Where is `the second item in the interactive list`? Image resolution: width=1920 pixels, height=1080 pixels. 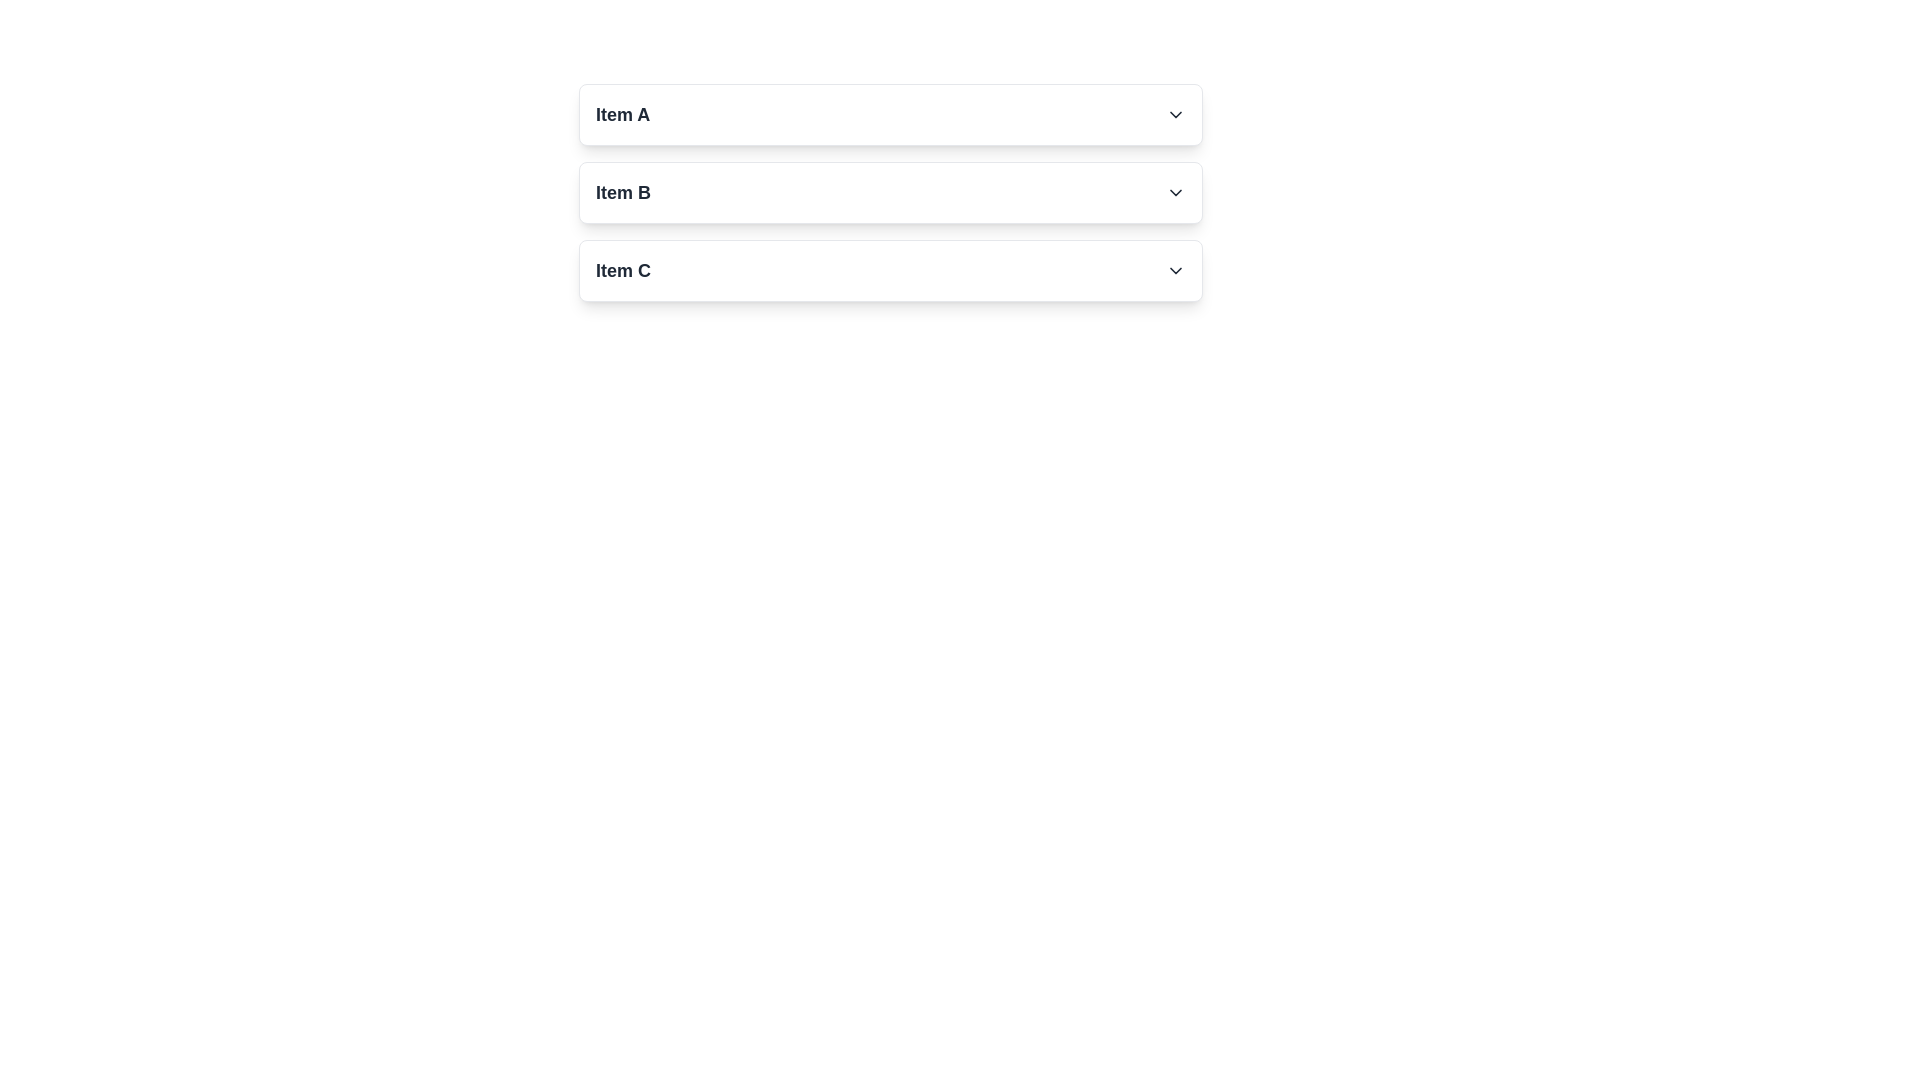
the second item in the interactive list is located at coordinates (622, 192).